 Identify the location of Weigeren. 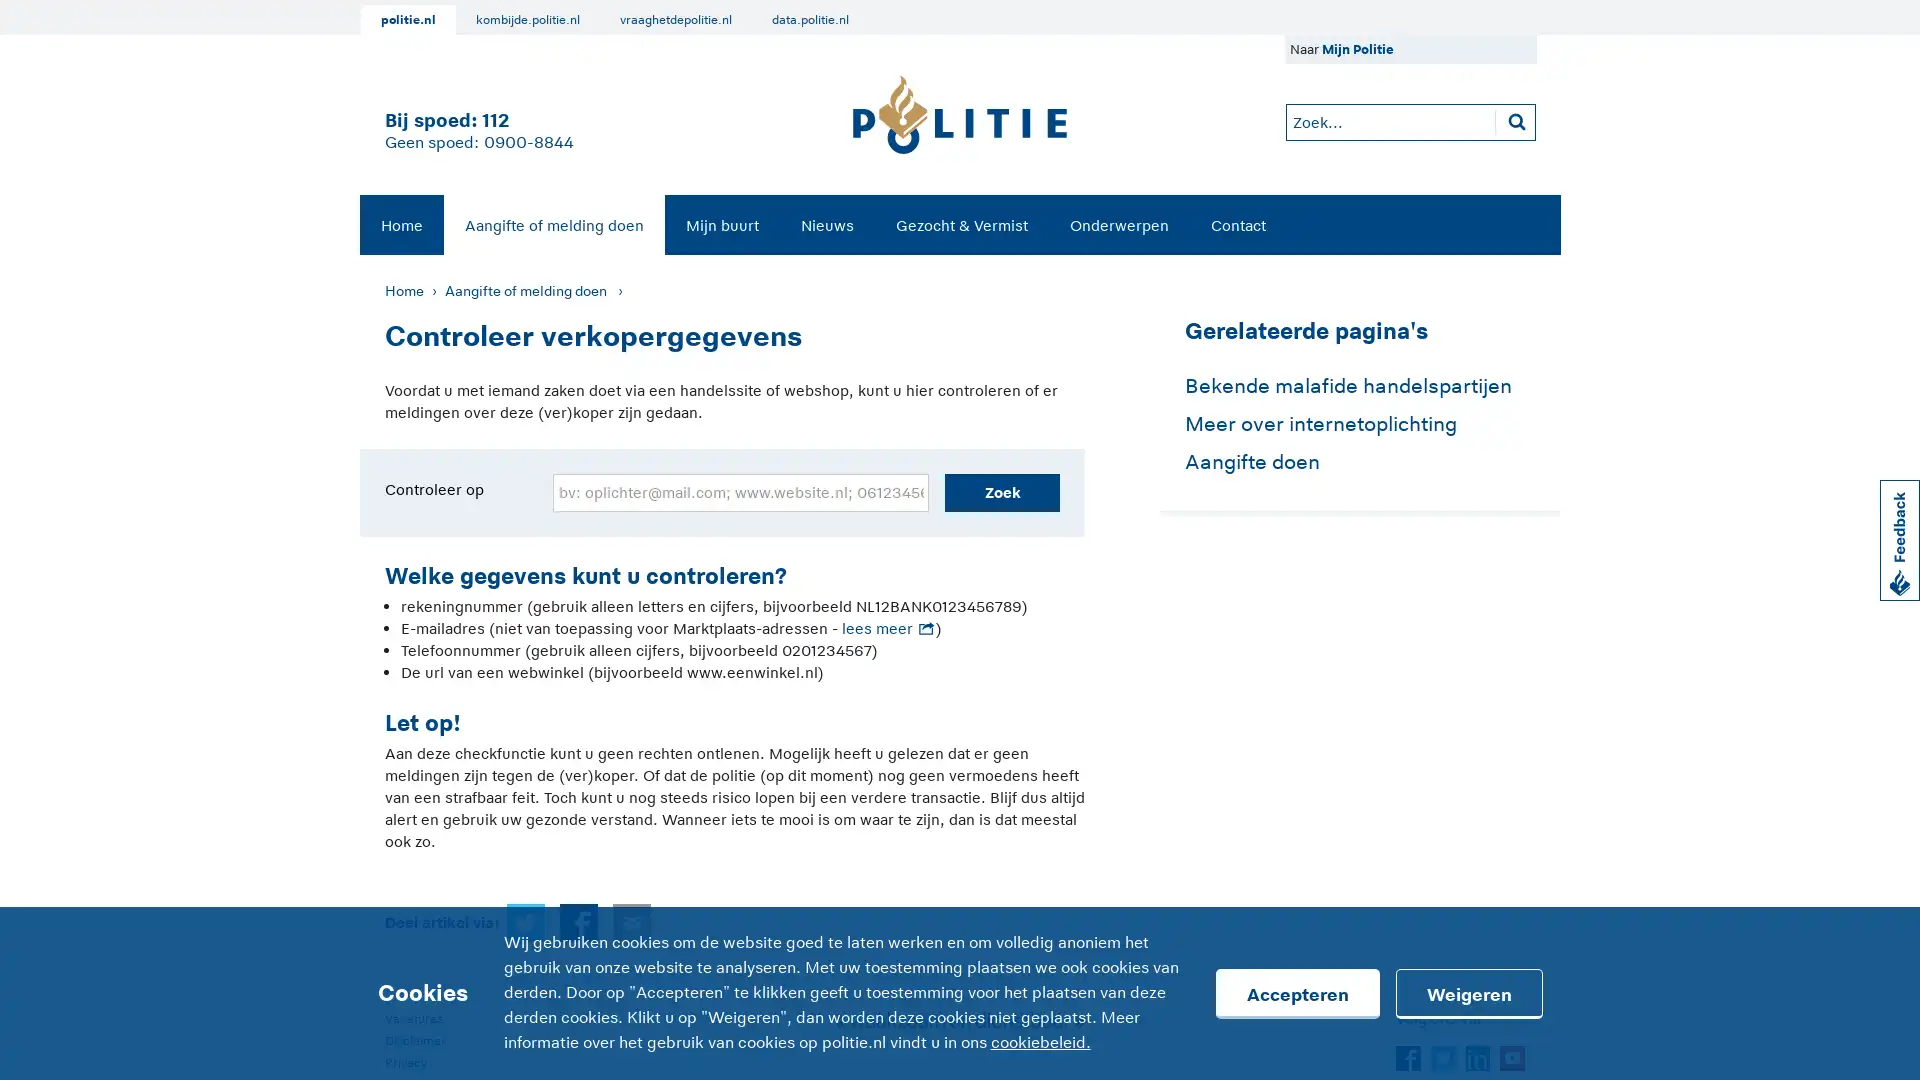
(1468, 992).